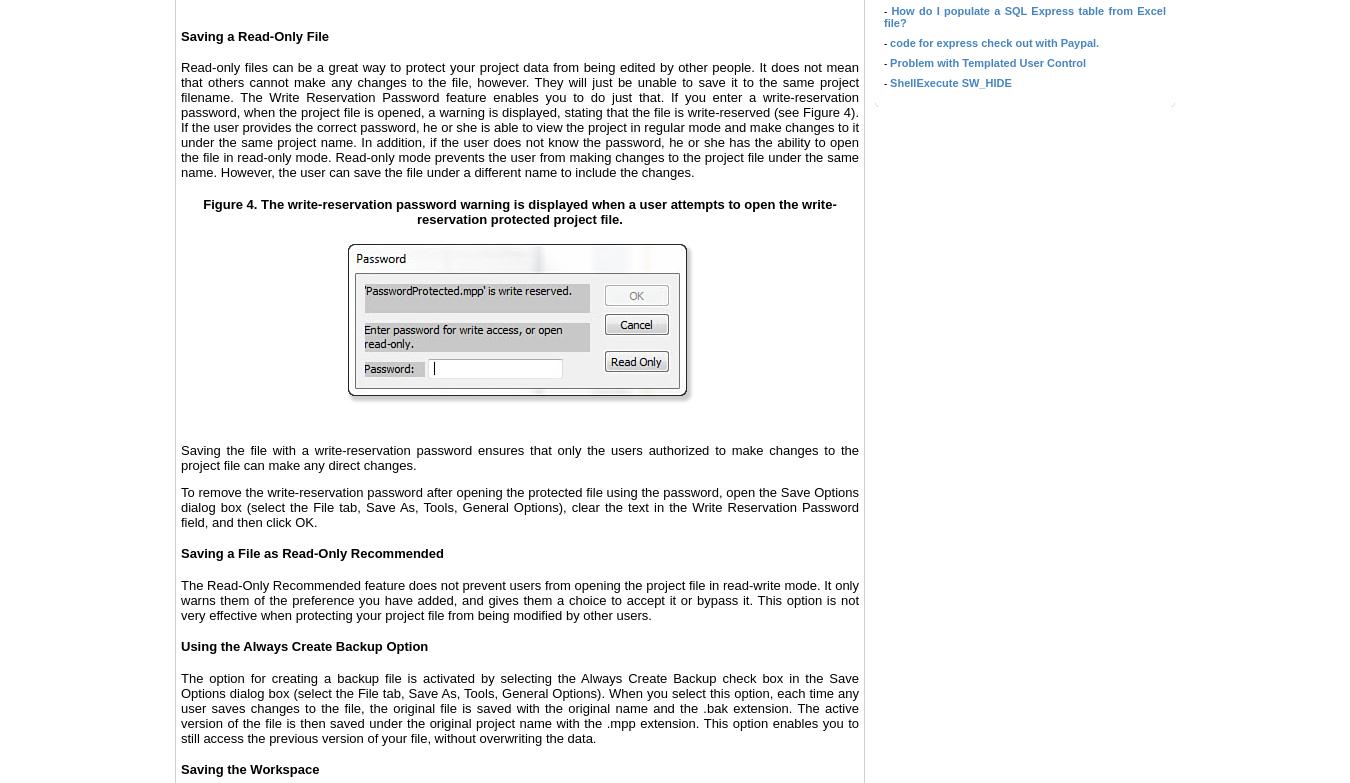 This screenshot has width=1350, height=783. I want to click on 'ShellExecute SW_HIDE', so click(949, 82).